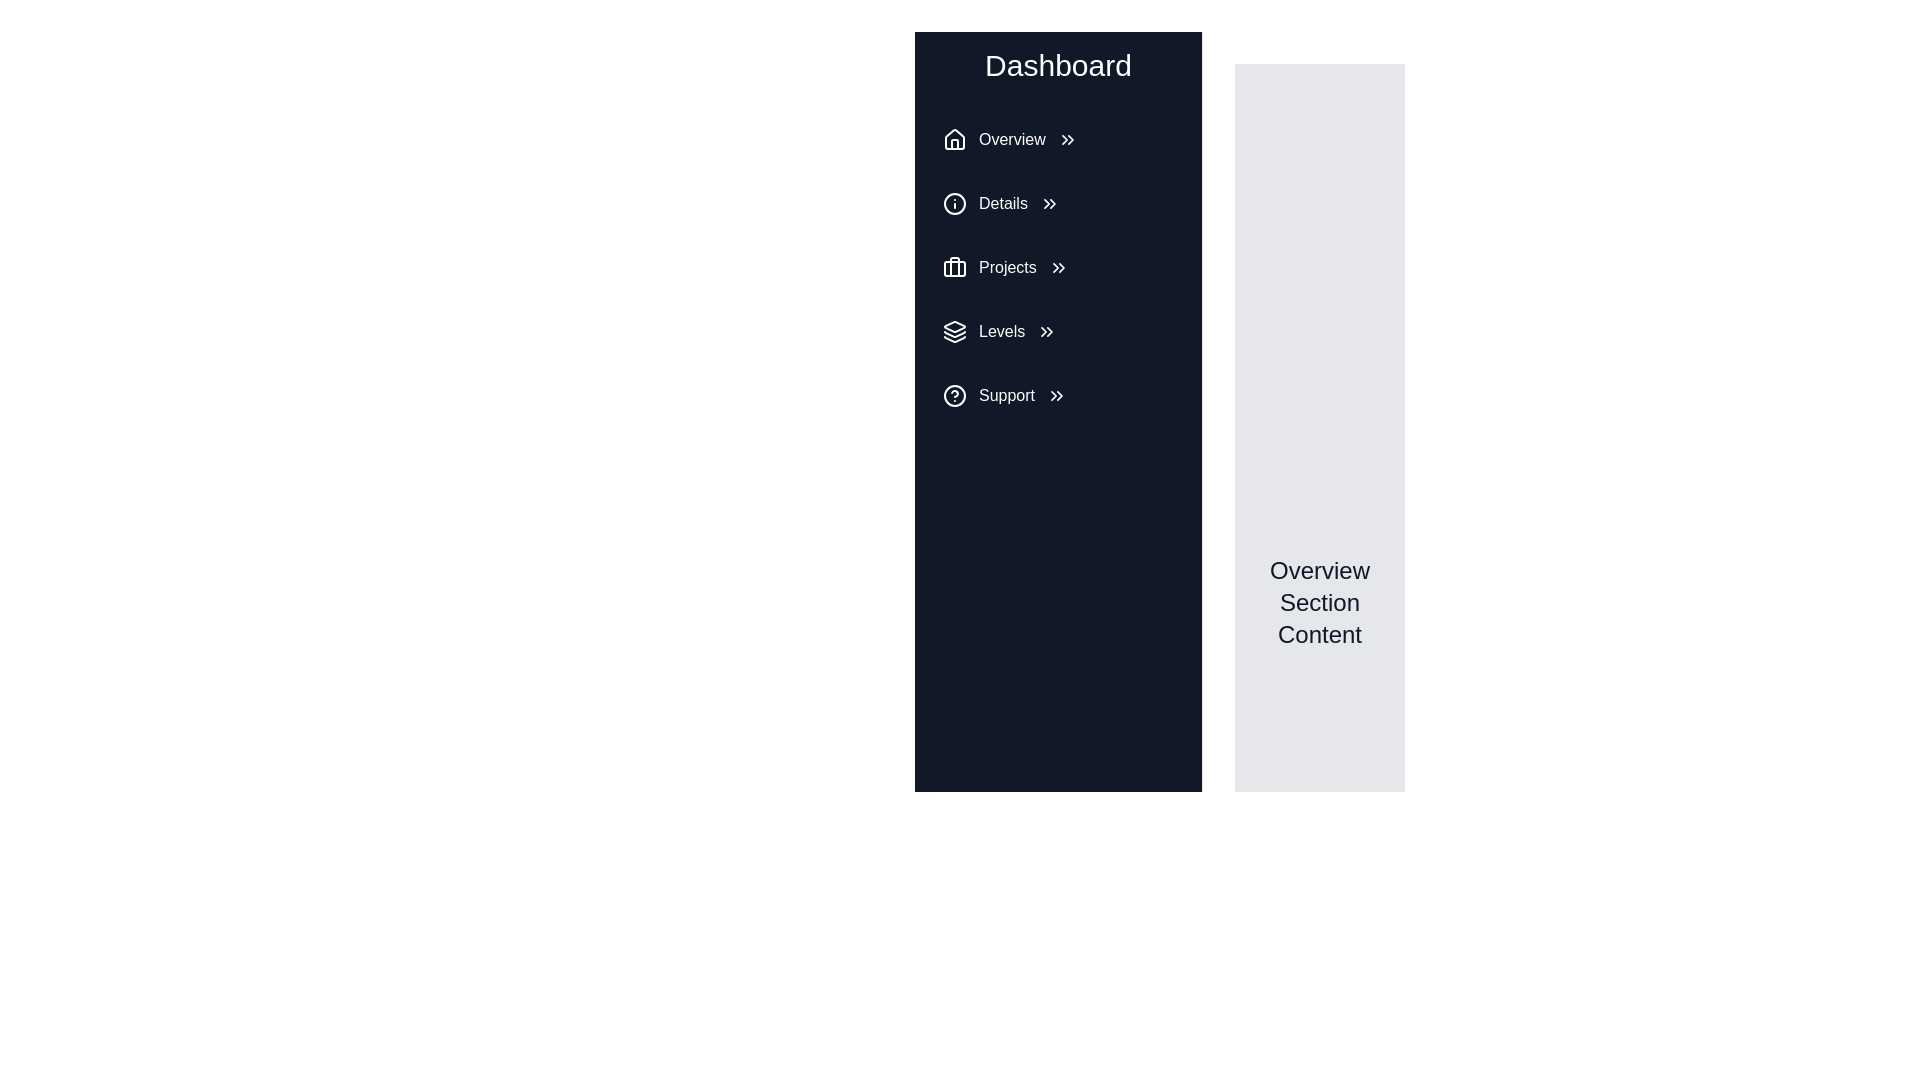 The image size is (1920, 1080). What do you see at coordinates (1003, 204) in the screenshot?
I see `the label in the vertical list menu that serves as a title for the menu entry, located below 'Overview' and above 'Projects'` at bounding box center [1003, 204].